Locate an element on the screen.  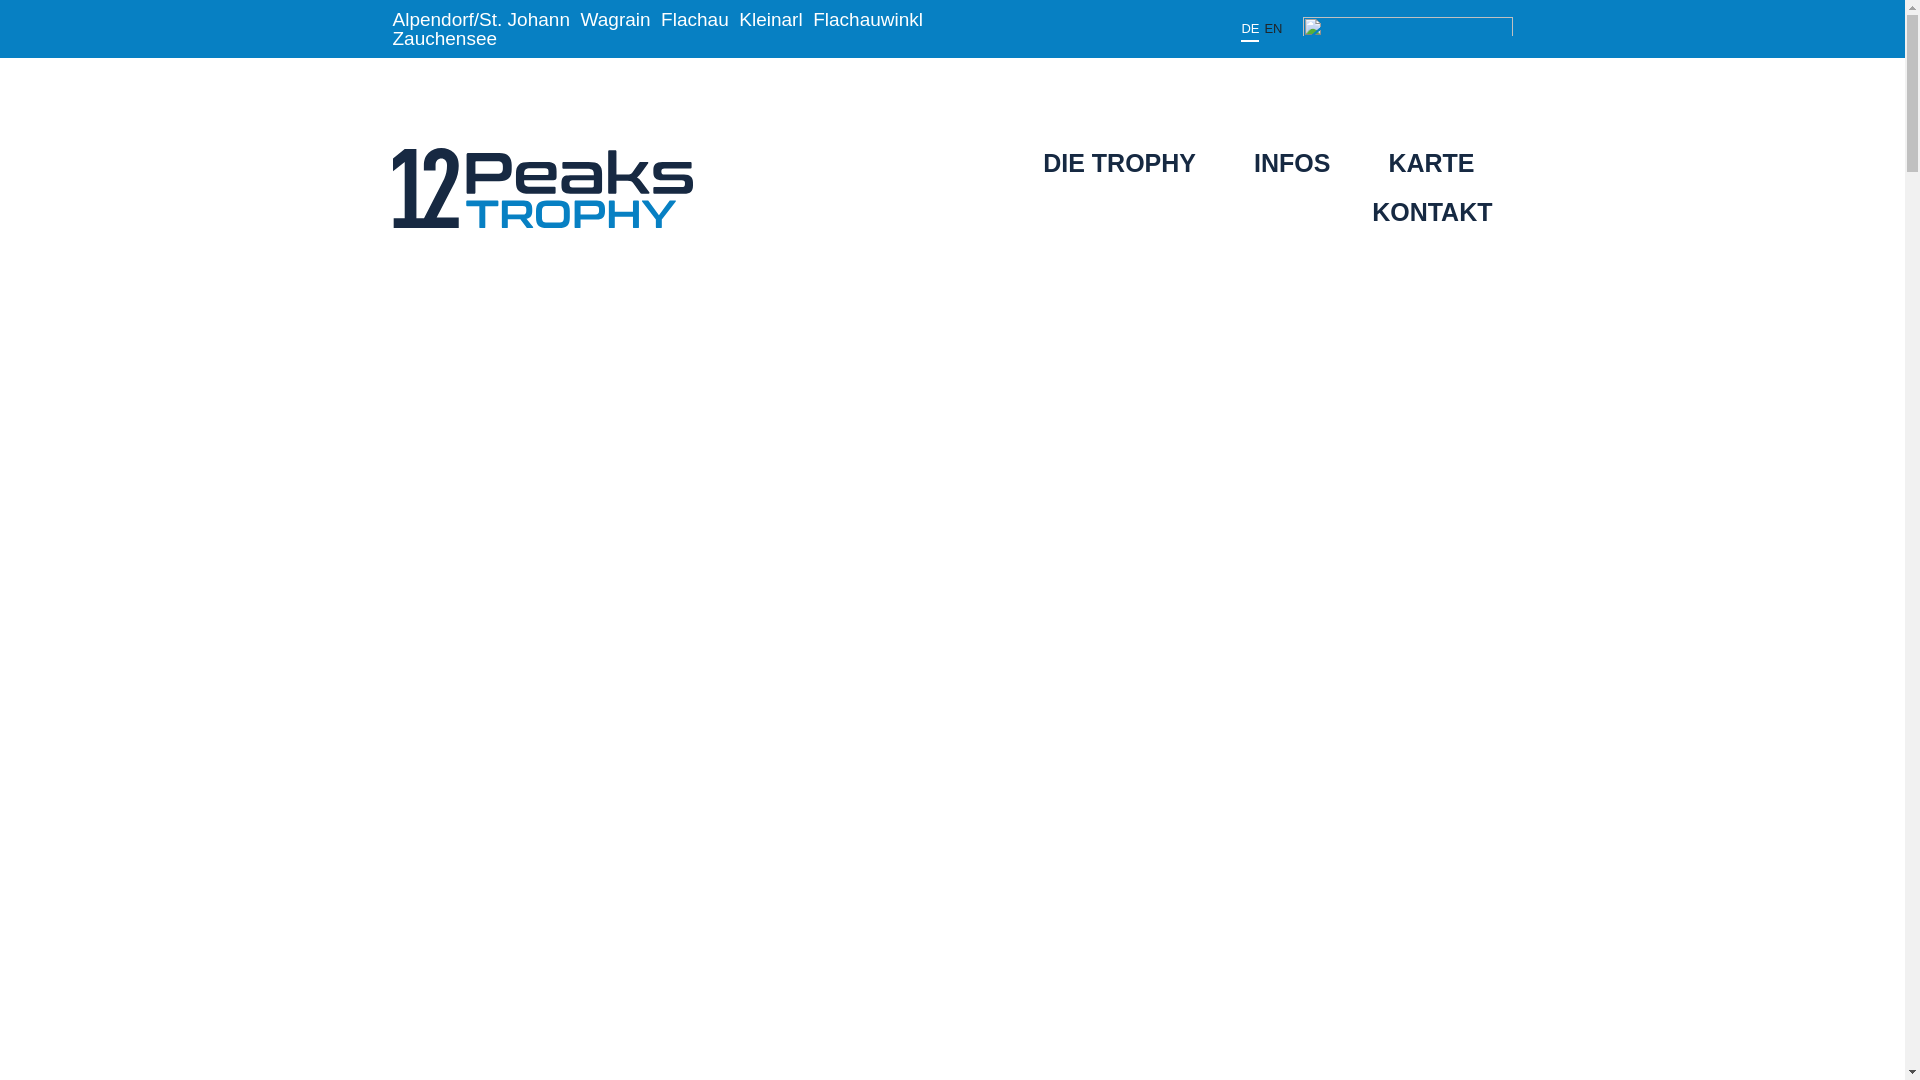
'DIE TROPHY' is located at coordinates (1118, 162).